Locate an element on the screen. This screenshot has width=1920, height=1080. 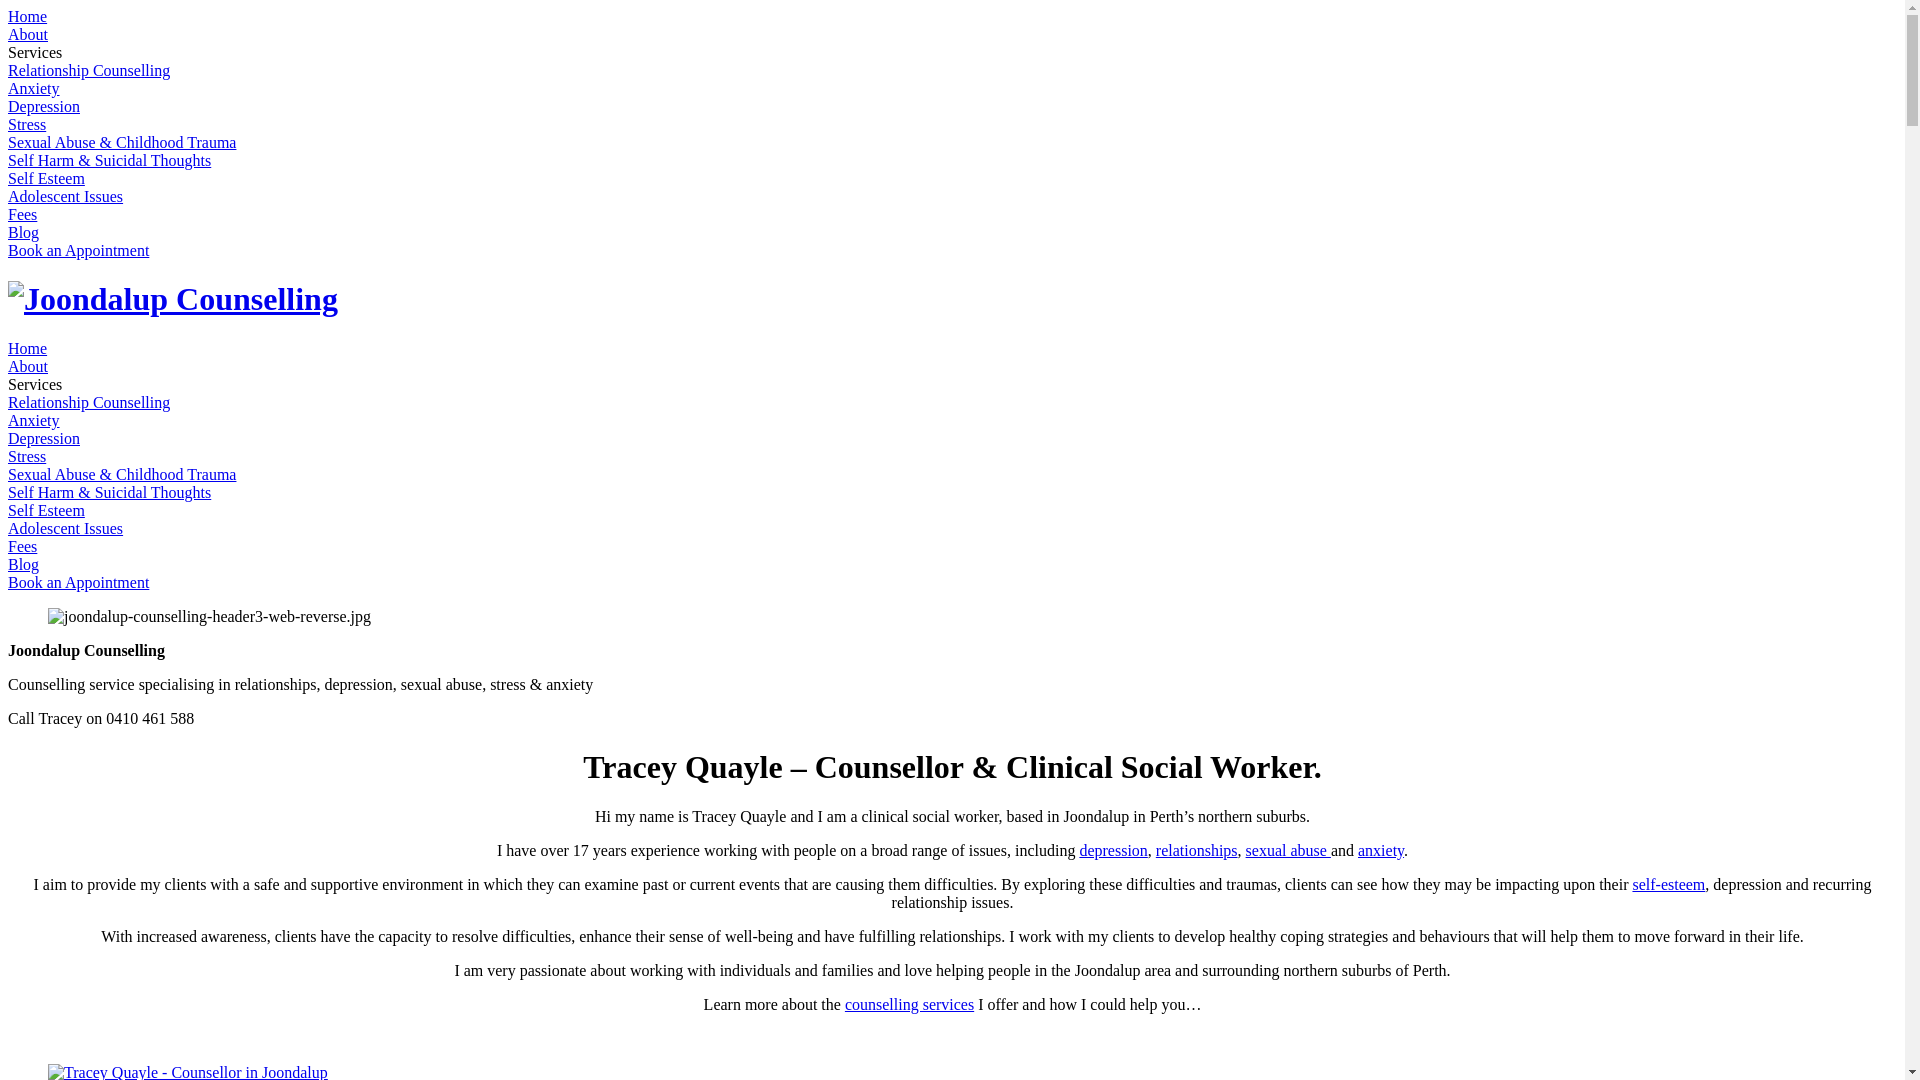
'counselling services' is located at coordinates (908, 1004).